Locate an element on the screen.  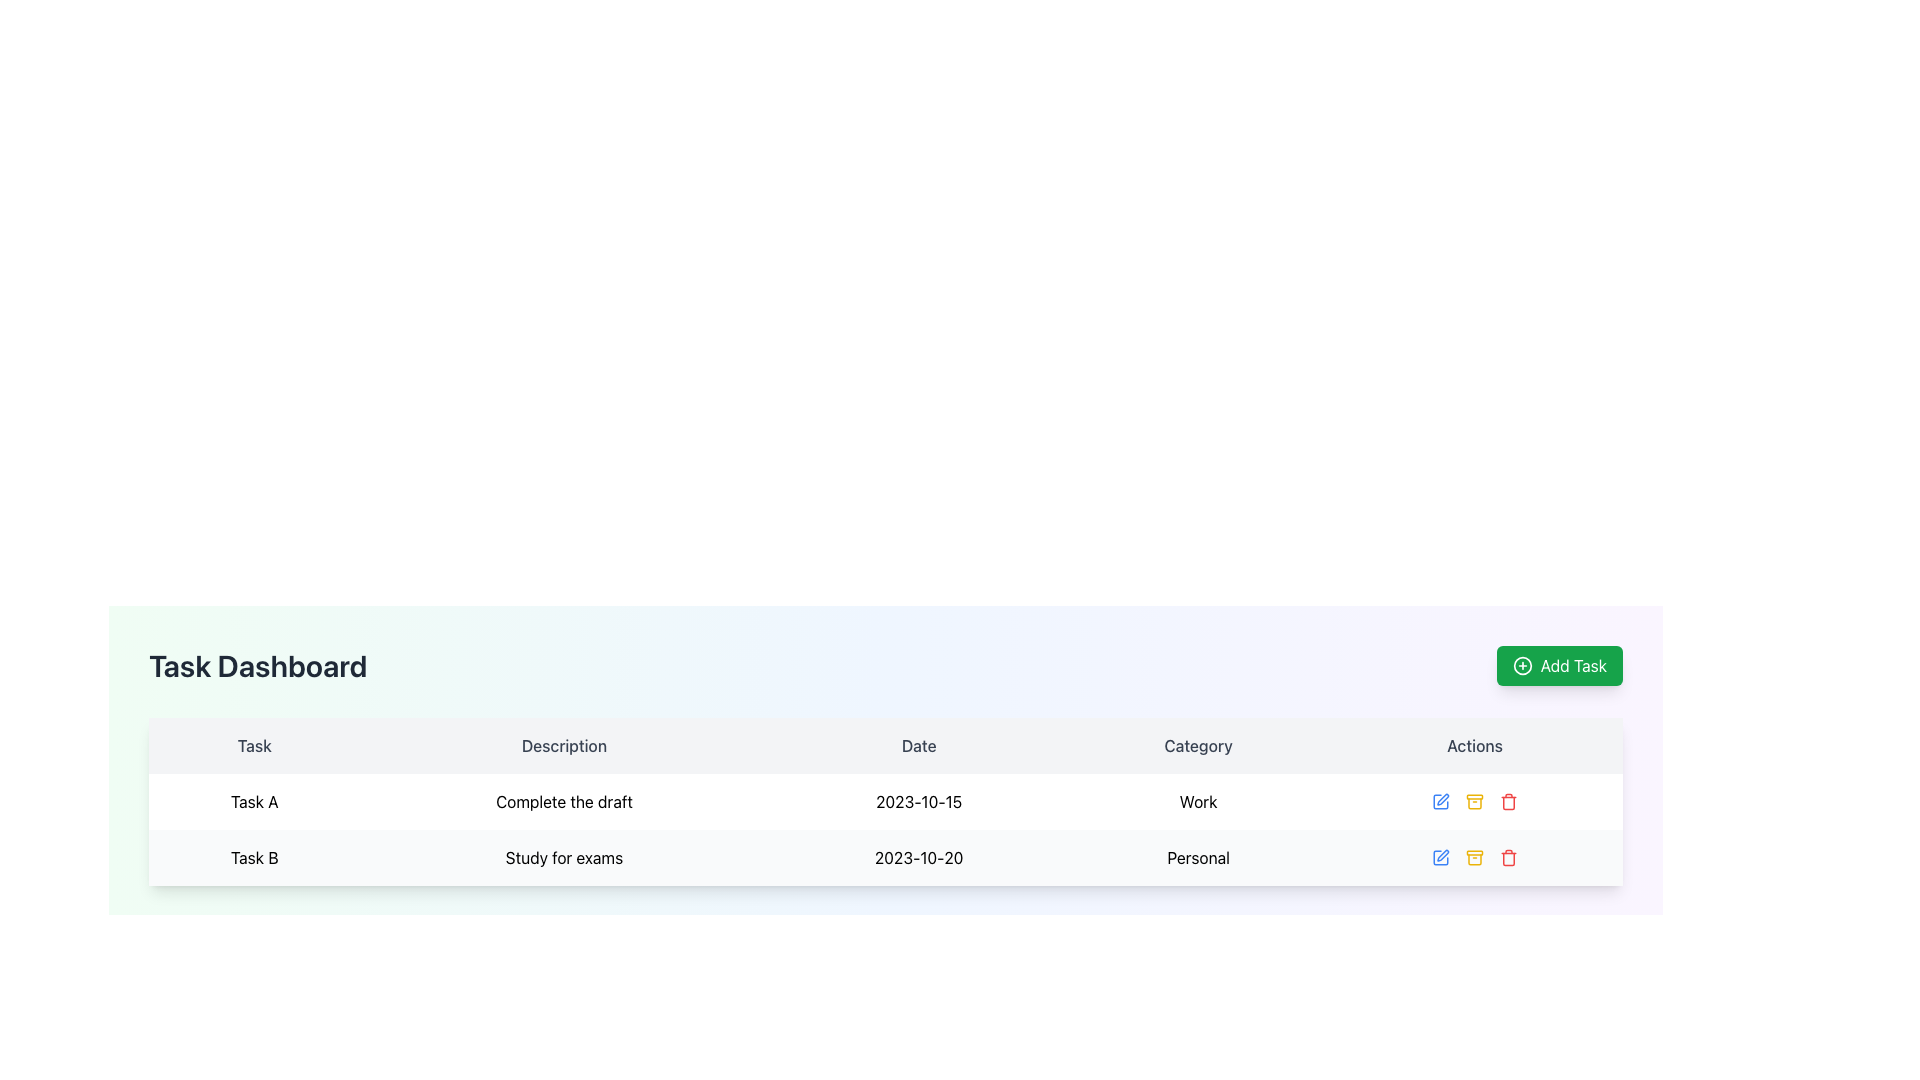
the static header label that serves as the fourth item in the table header, positioned between the 'Date' and 'Actions' labels is located at coordinates (1198, 745).